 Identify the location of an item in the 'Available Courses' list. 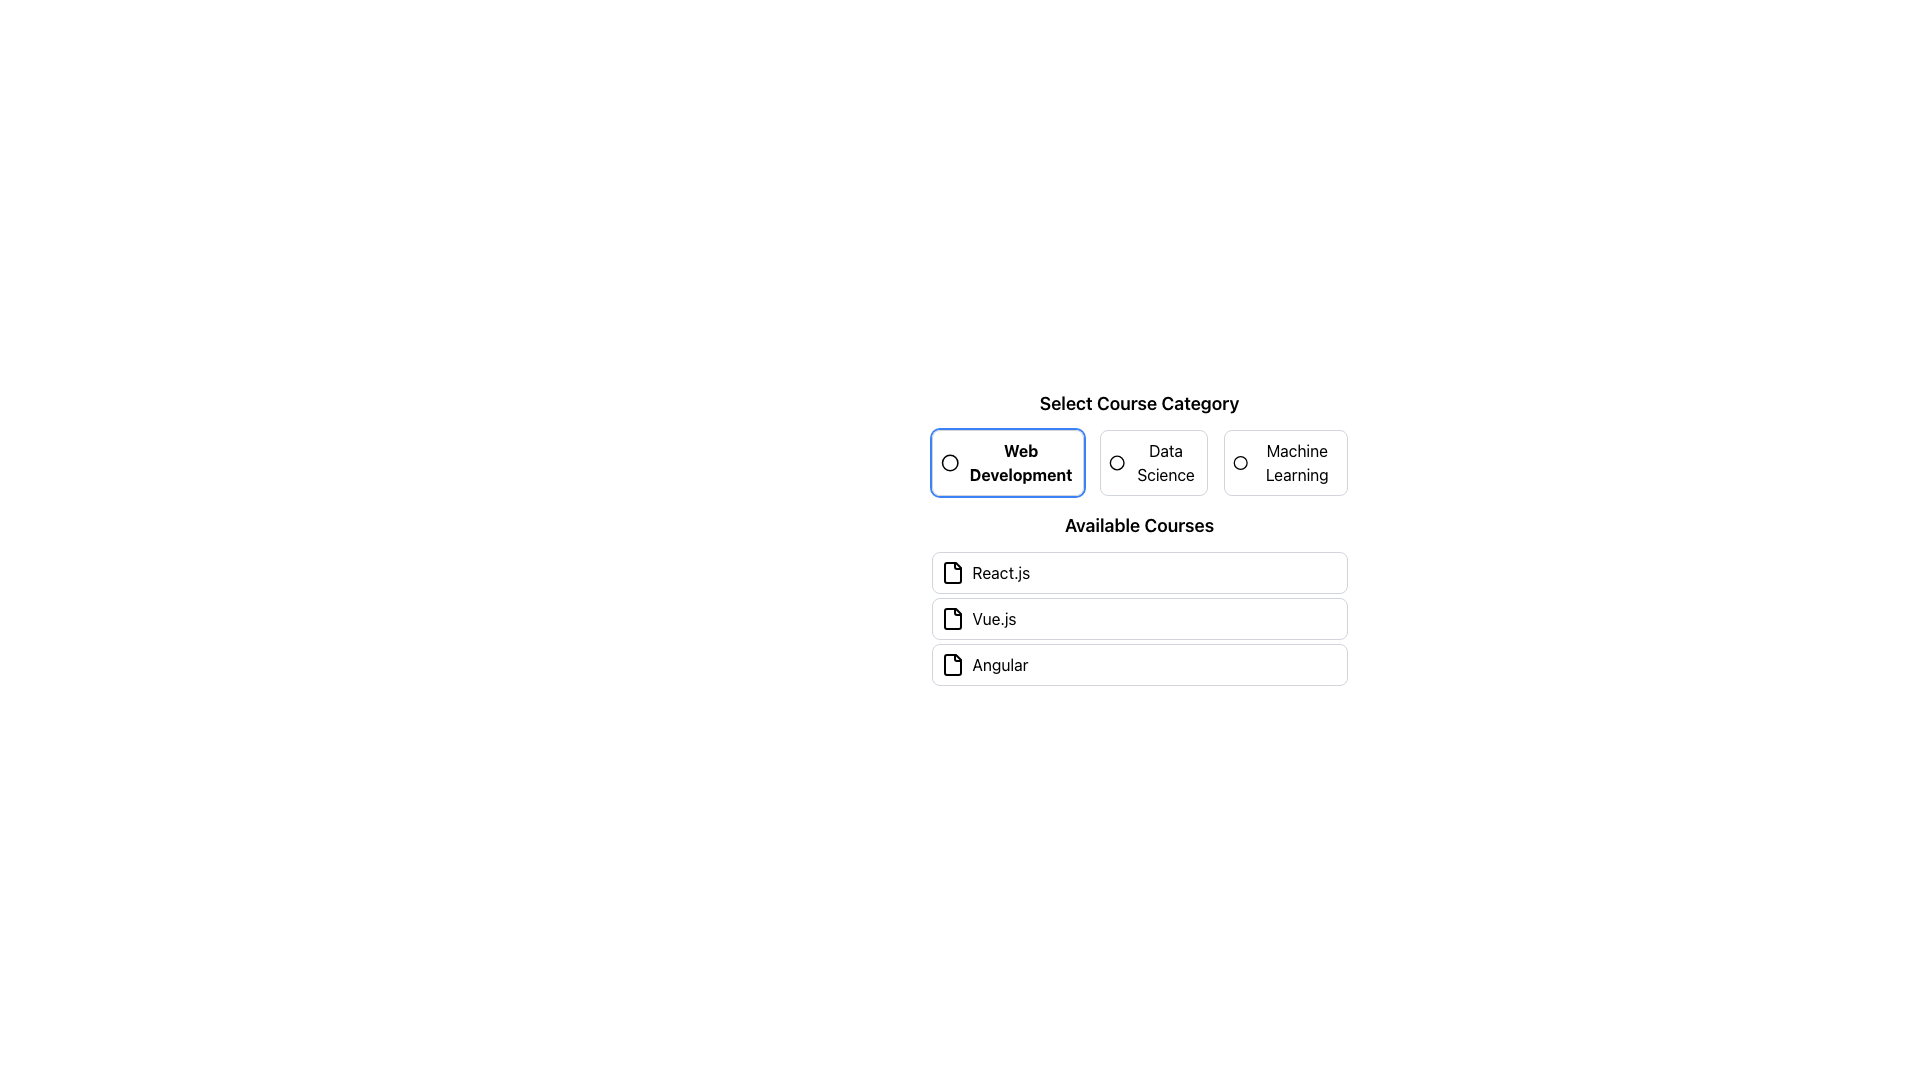
(1139, 597).